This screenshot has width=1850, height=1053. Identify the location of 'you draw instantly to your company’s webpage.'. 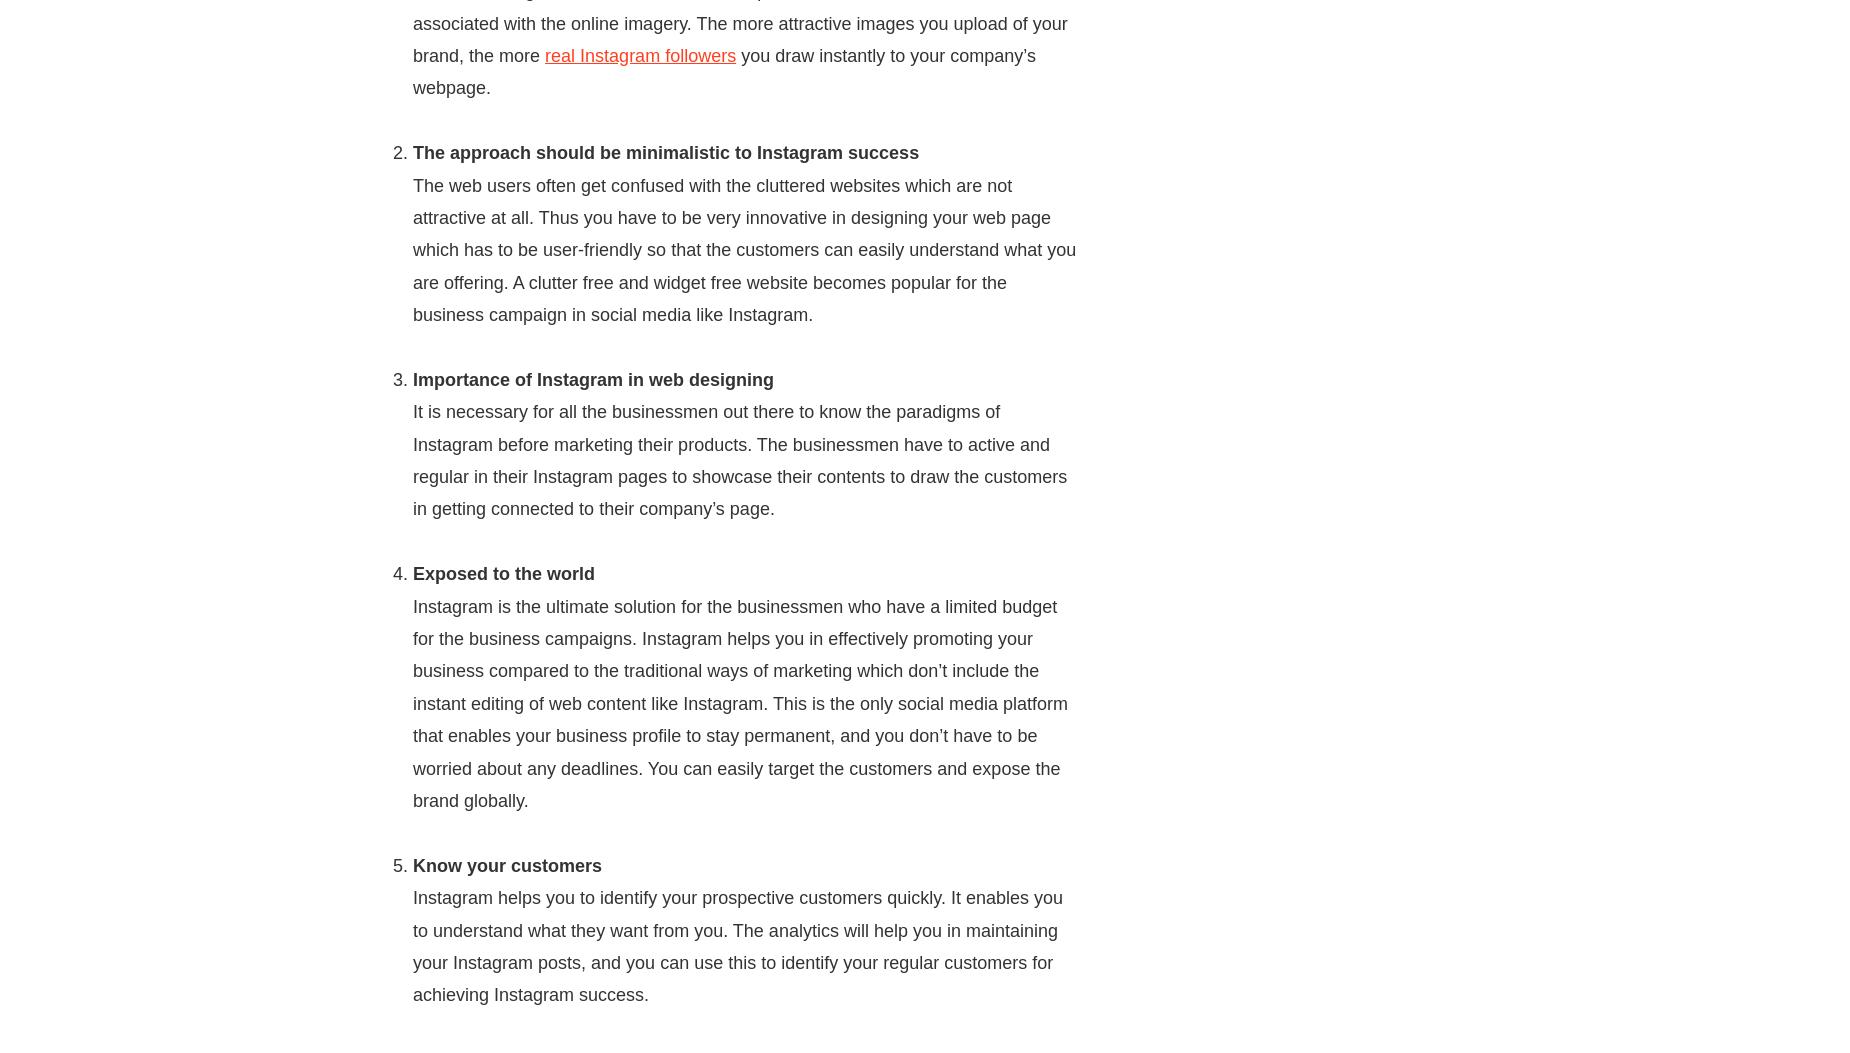
(724, 70).